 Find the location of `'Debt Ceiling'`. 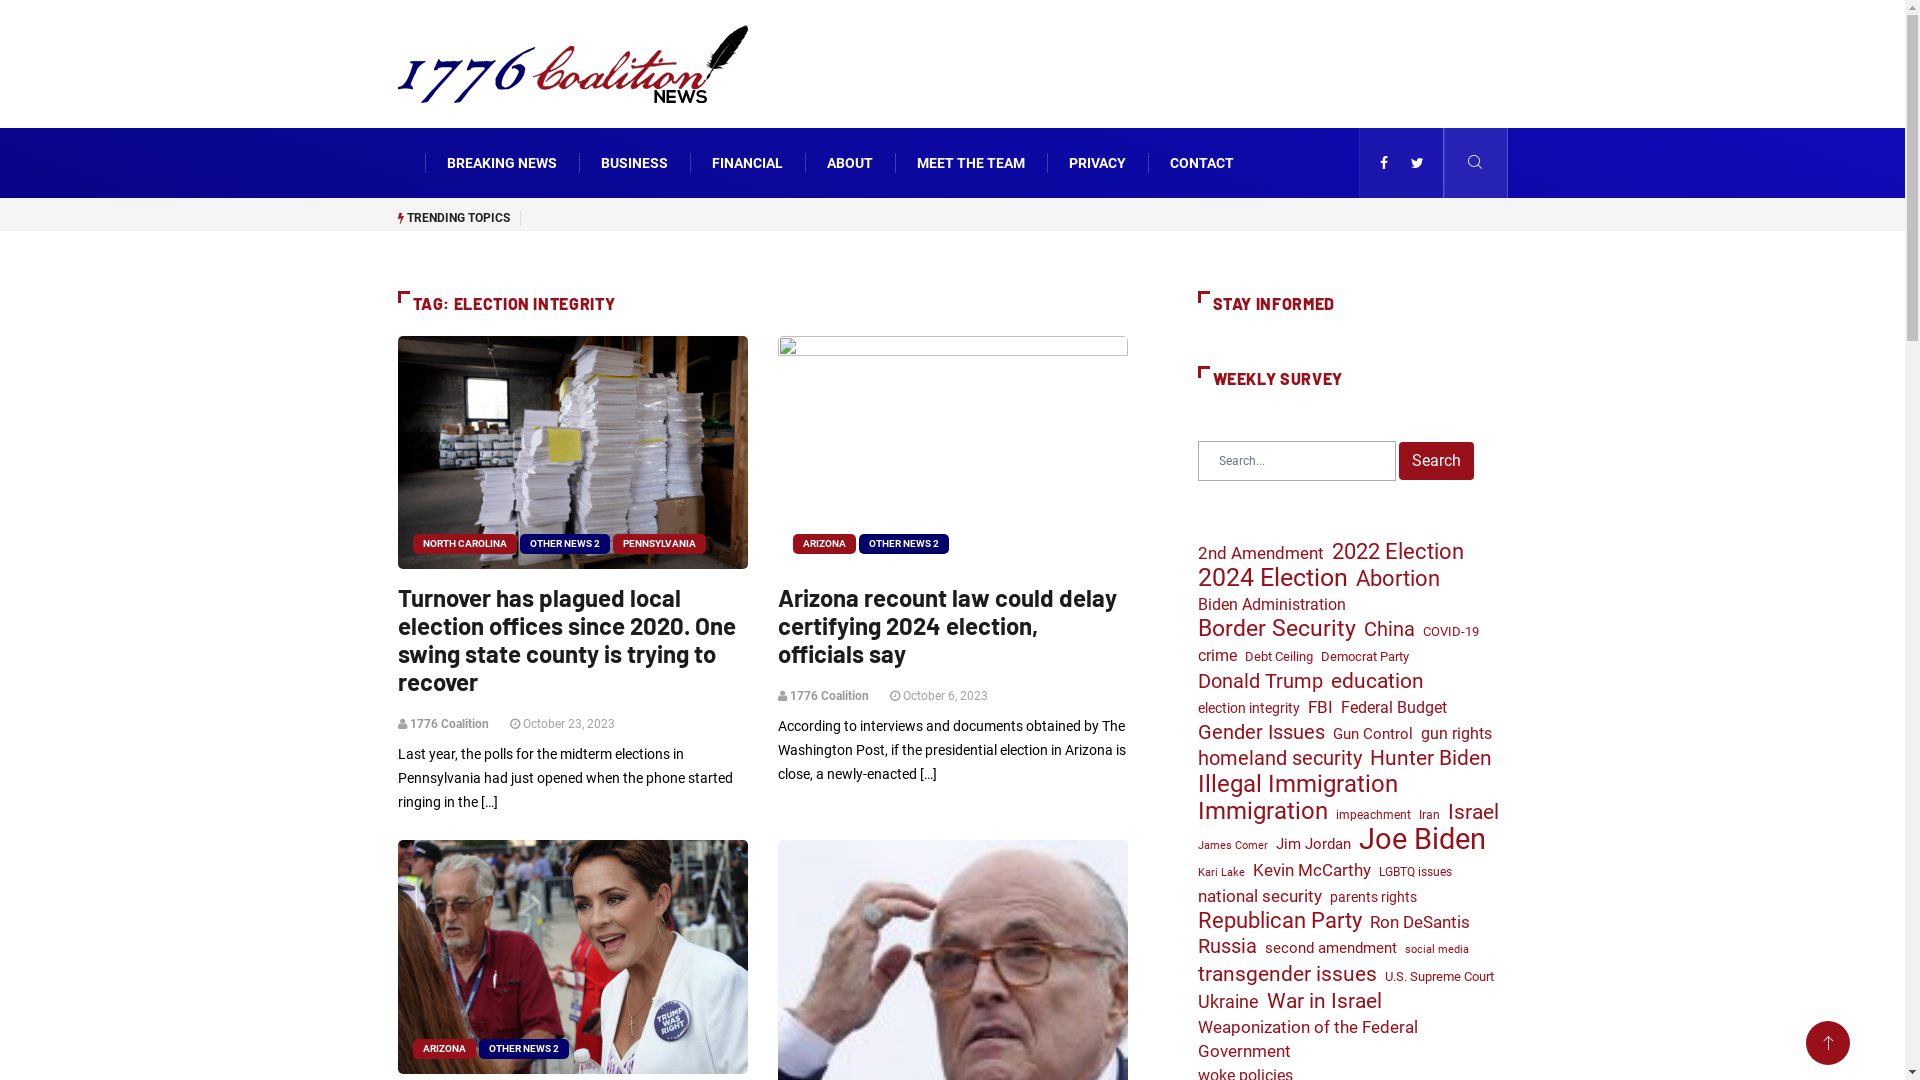

'Debt Ceiling' is located at coordinates (1276, 656).